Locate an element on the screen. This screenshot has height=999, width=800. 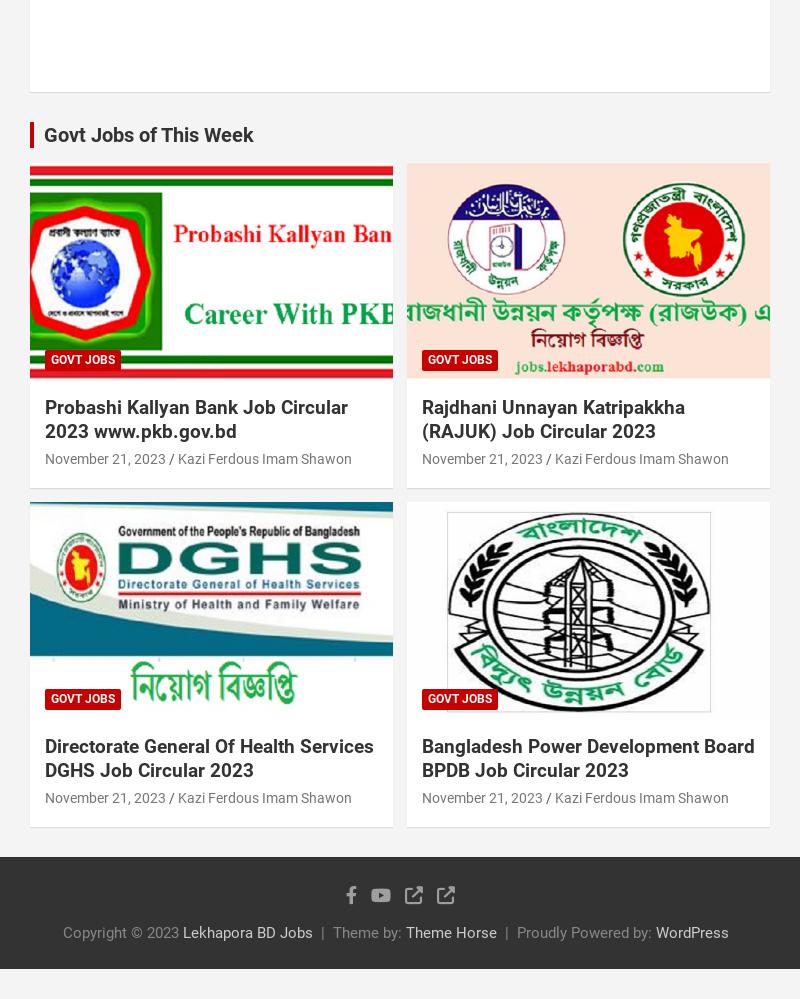
'WordPress' is located at coordinates (692, 931).